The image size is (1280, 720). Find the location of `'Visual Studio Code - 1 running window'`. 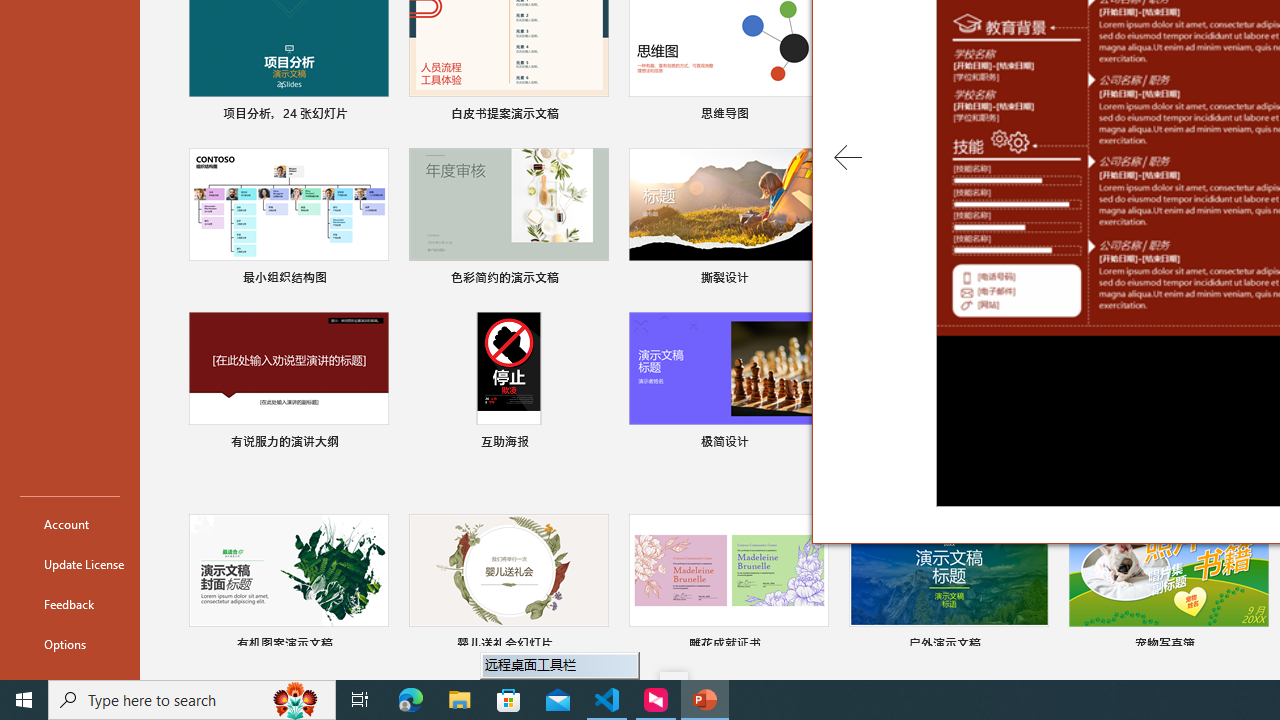

'Visual Studio Code - 1 running window' is located at coordinates (606, 698).